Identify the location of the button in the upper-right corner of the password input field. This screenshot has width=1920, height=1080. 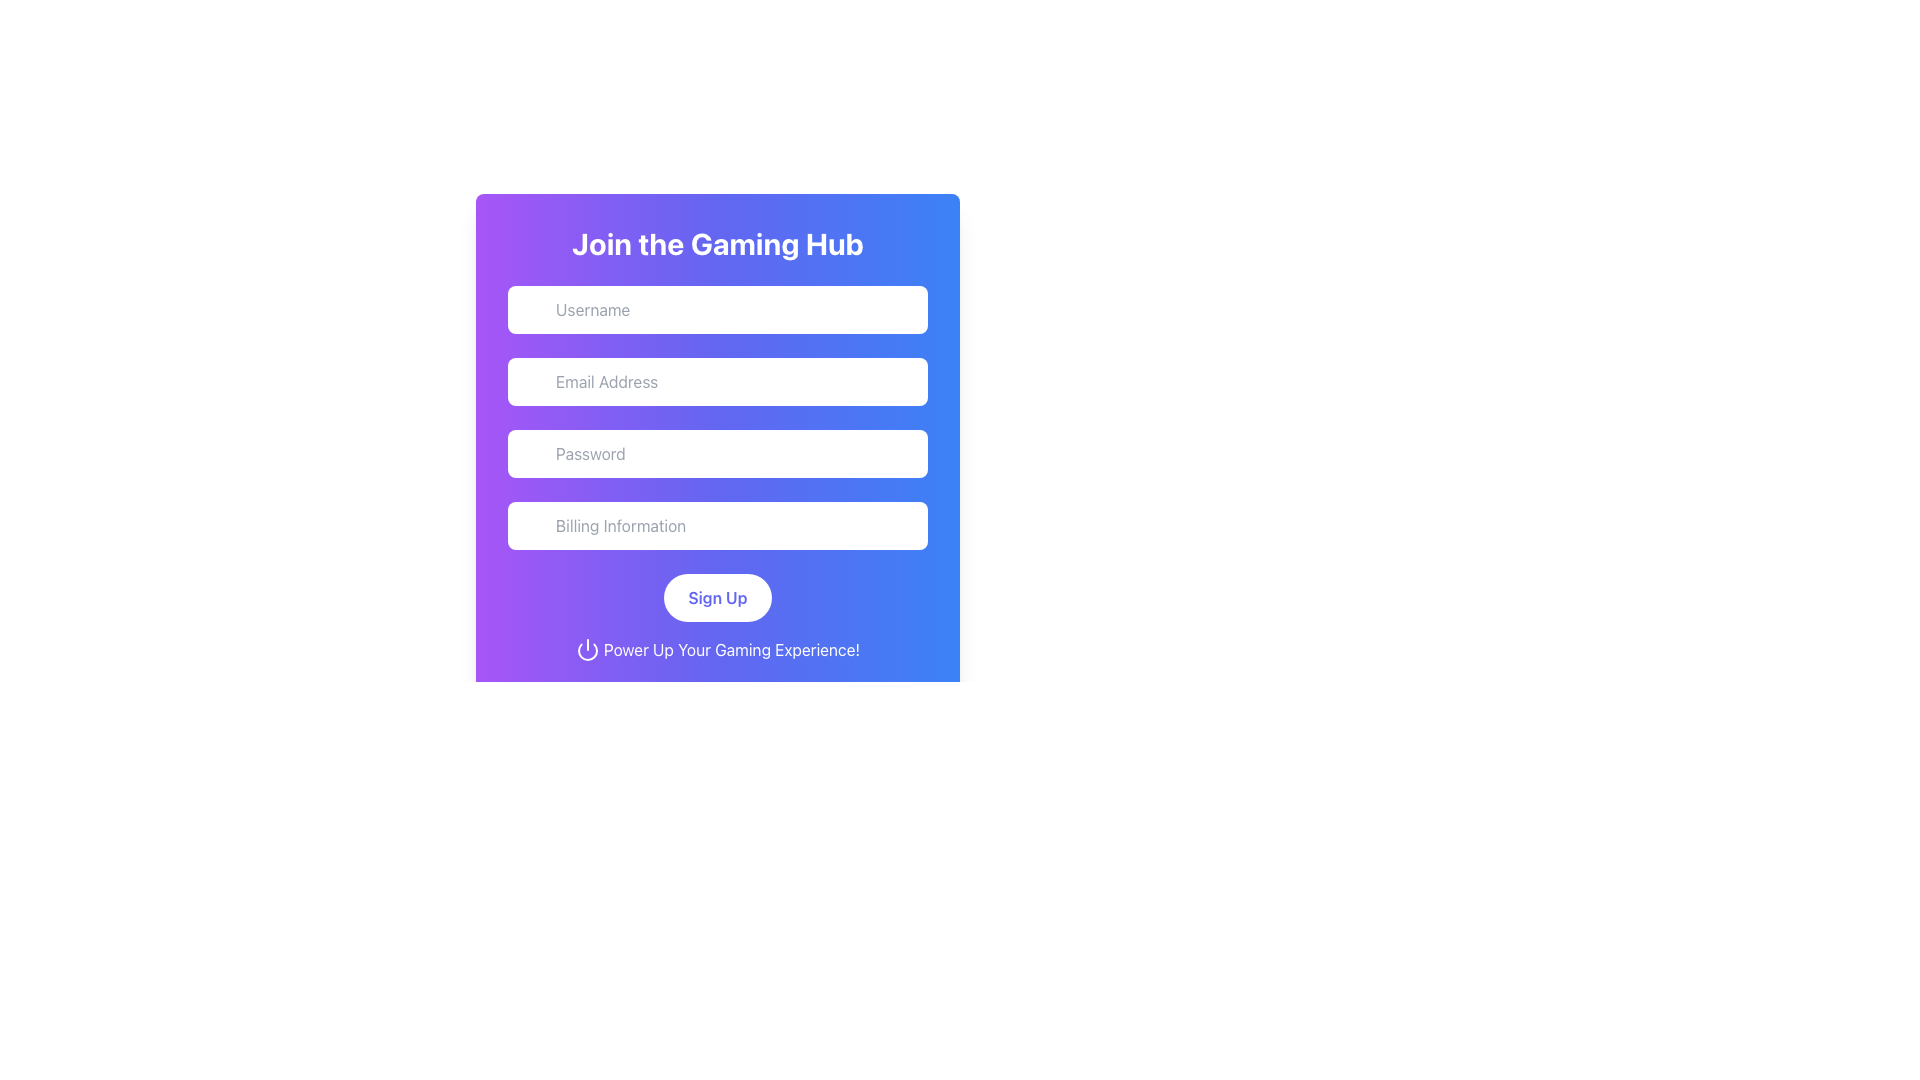
(902, 454).